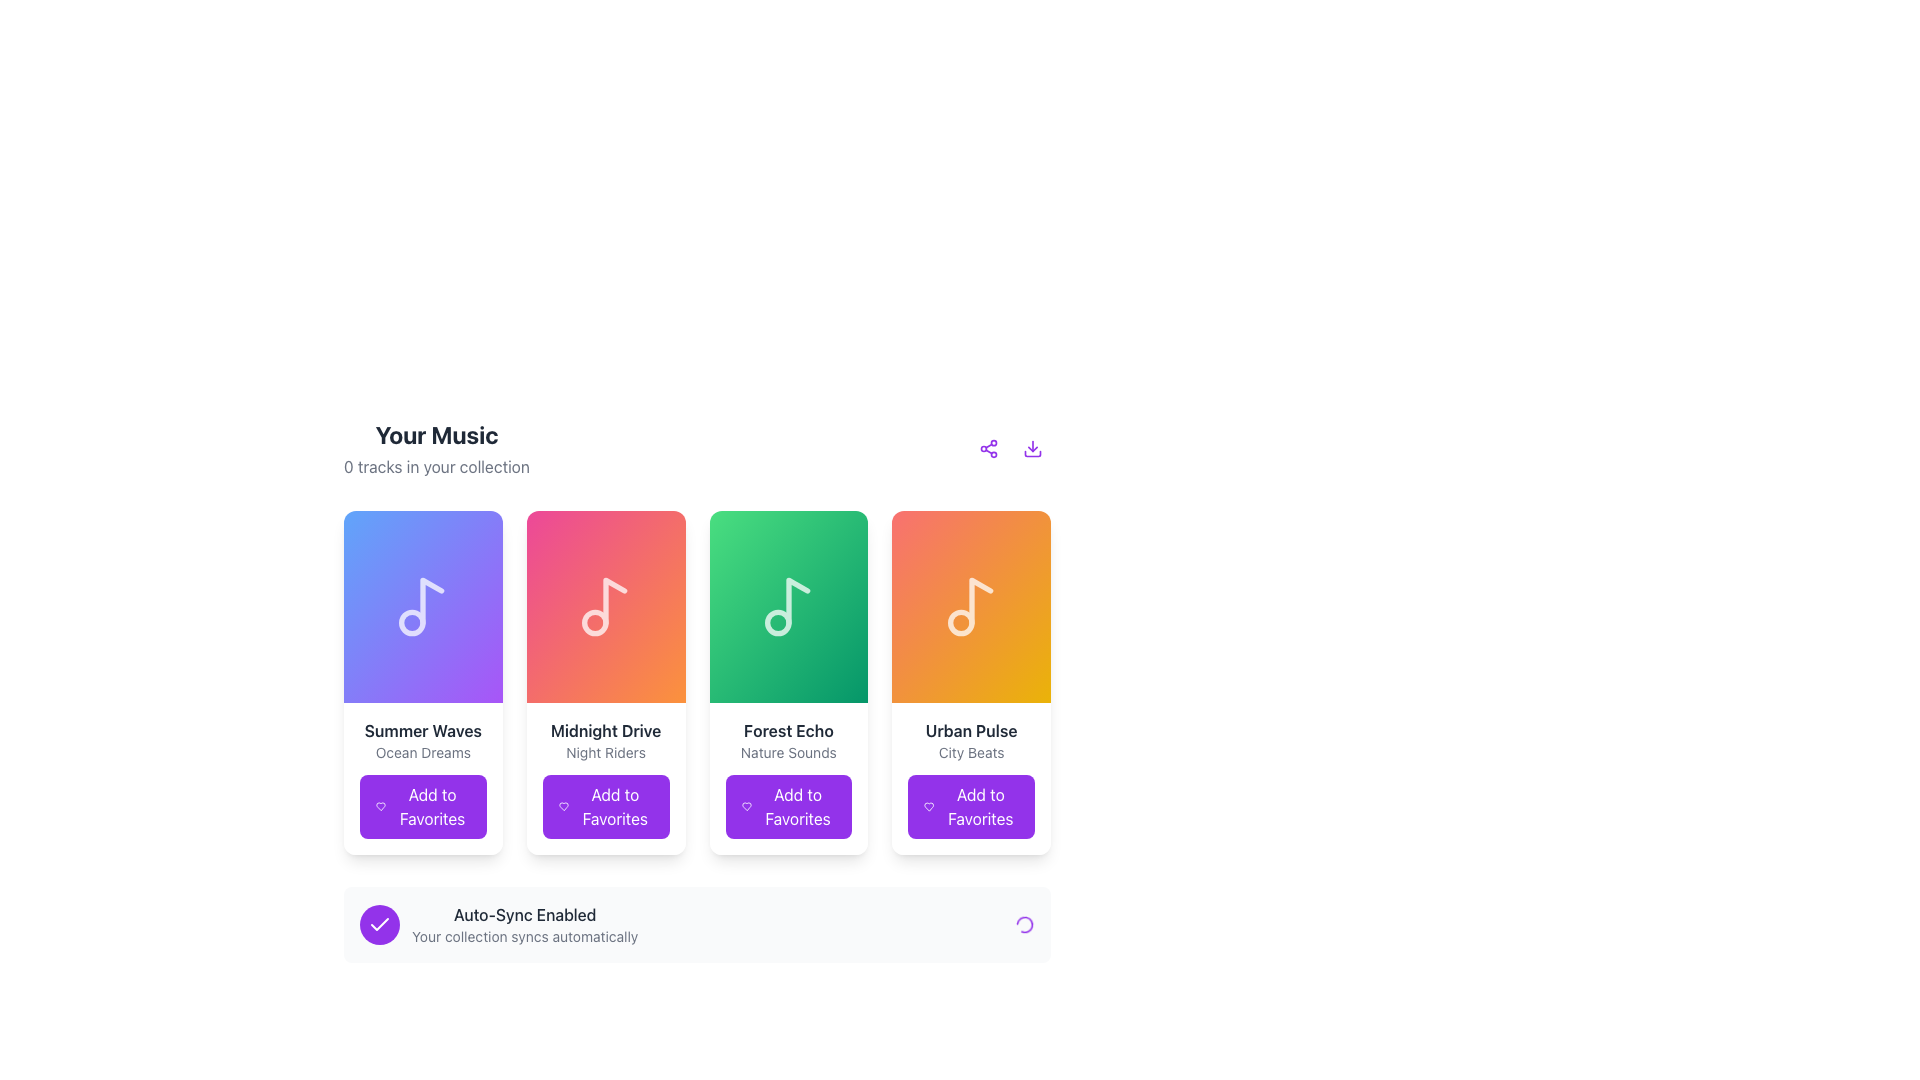  What do you see at coordinates (422, 752) in the screenshot?
I see `the static text element that provides additional information about 'Summer Waves', located below the title and above the 'Add to Favorites' button` at bounding box center [422, 752].